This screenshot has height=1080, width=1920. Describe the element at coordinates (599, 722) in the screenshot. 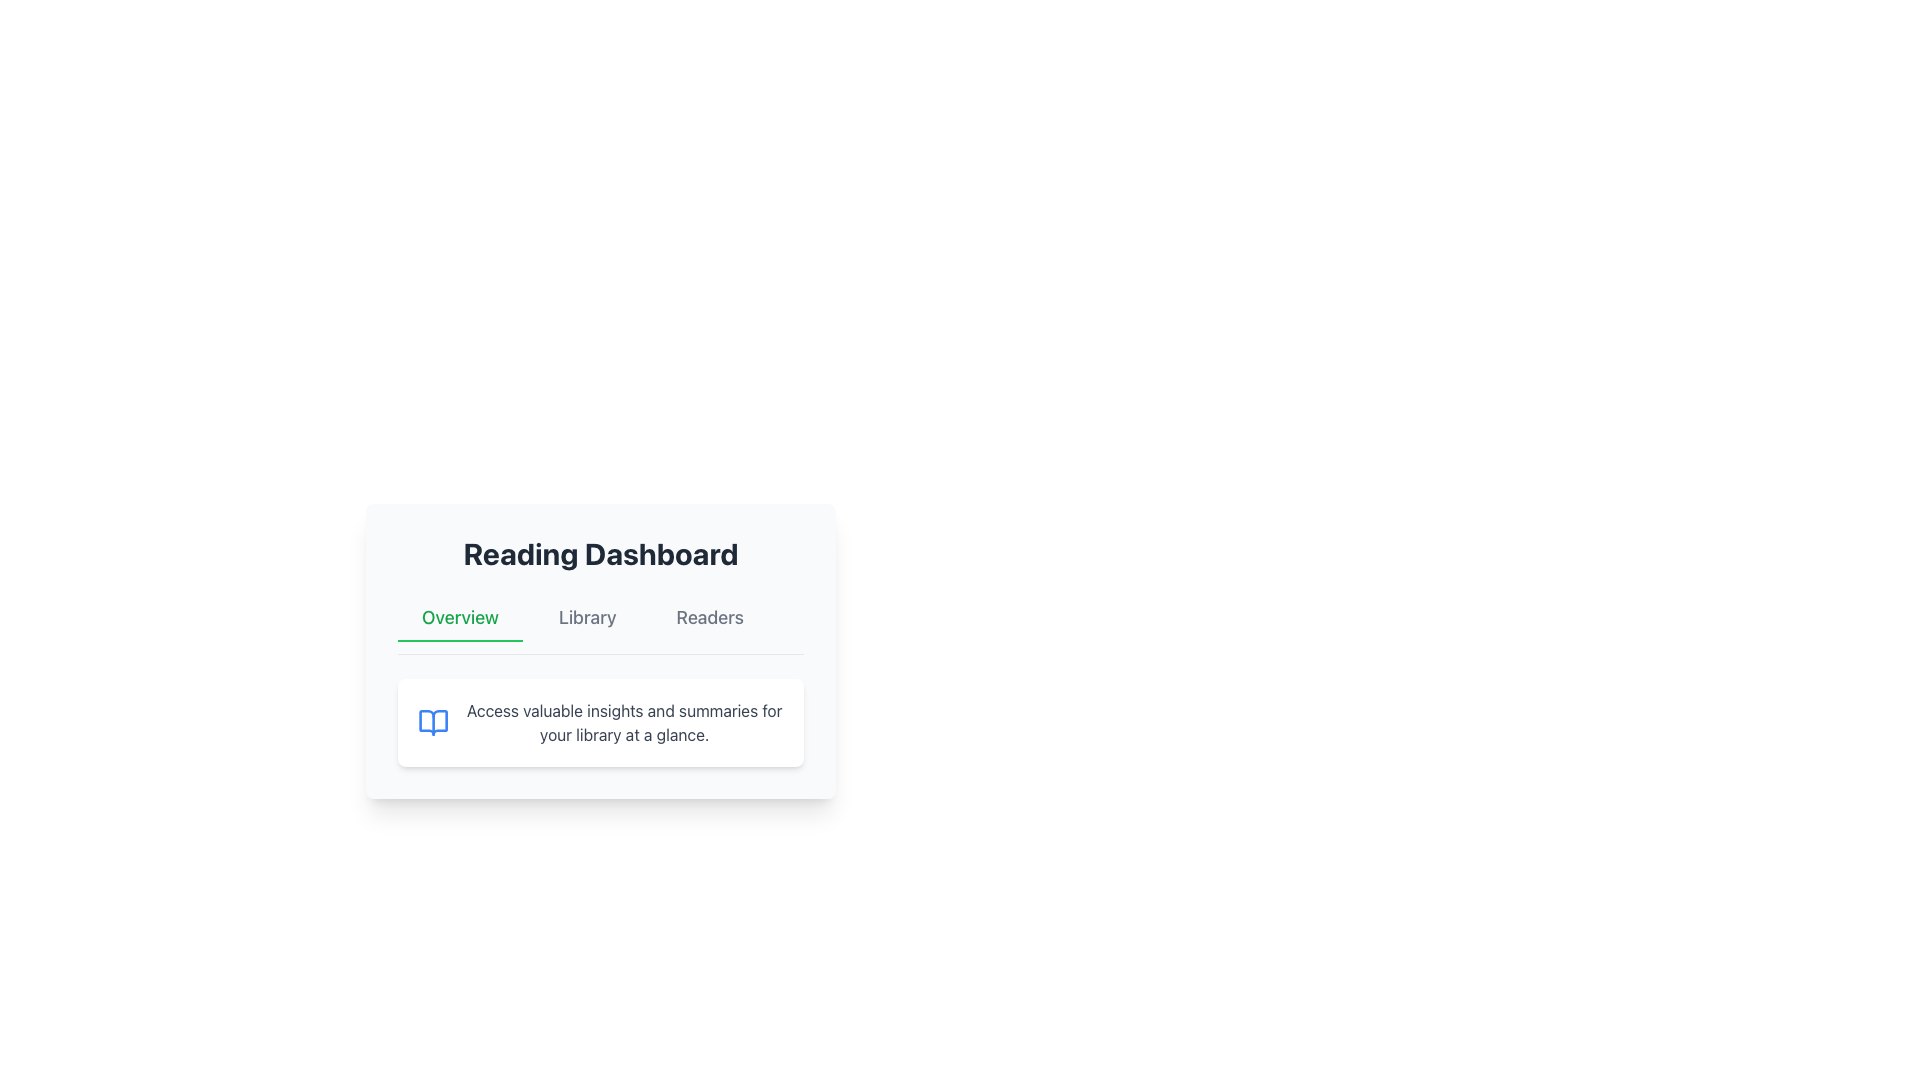

I see `the white rectangular card element with a blue open book icon and the text 'Access valuable insights and summaries for your library at a glance.' located in the middle portion of the 'Reading Dashboard.'` at that location.